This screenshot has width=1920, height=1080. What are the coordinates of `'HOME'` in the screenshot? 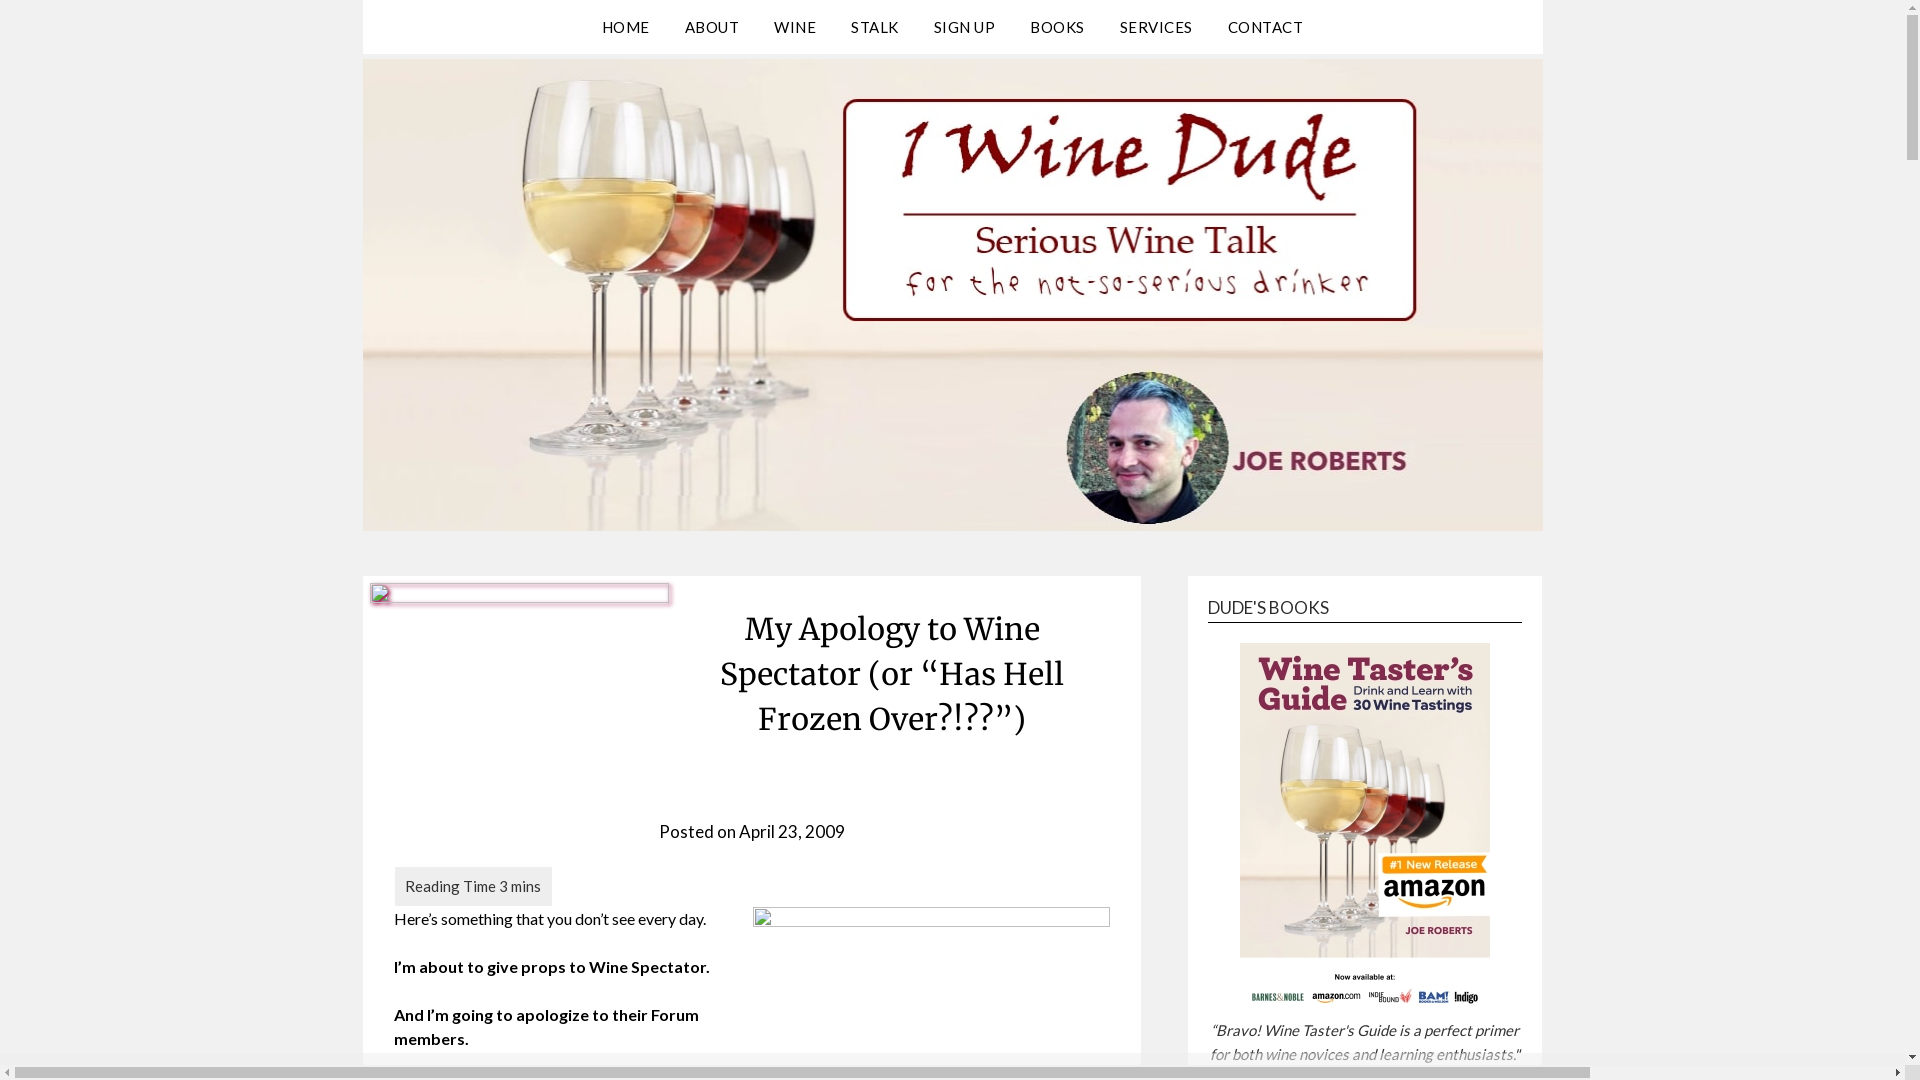 It's located at (624, 27).